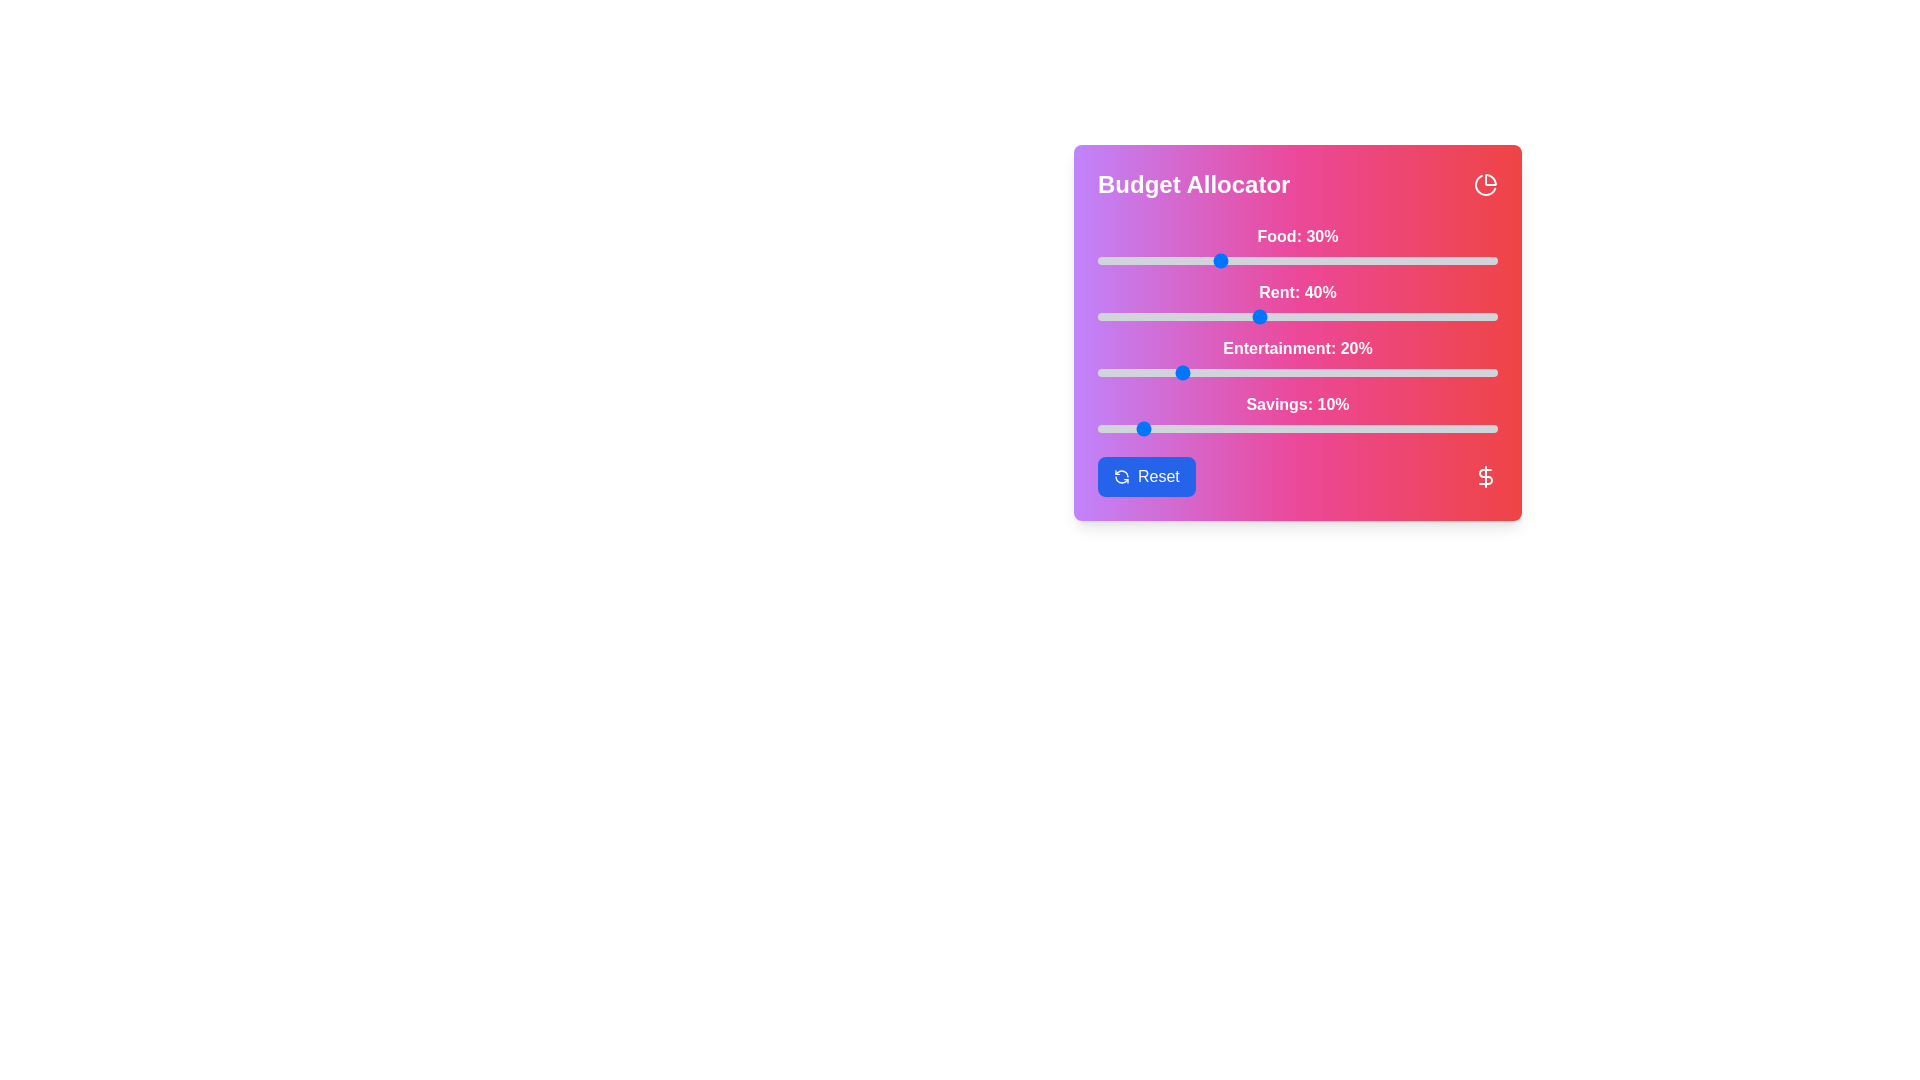 The height and width of the screenshot is (1080, 1920). What do you see at coordinates (1486, 477) in the screenshot?
I see `the white dollar sign icon located at the bottom-right corner of the red gradient background panel` at bounding box center [1486, 477].